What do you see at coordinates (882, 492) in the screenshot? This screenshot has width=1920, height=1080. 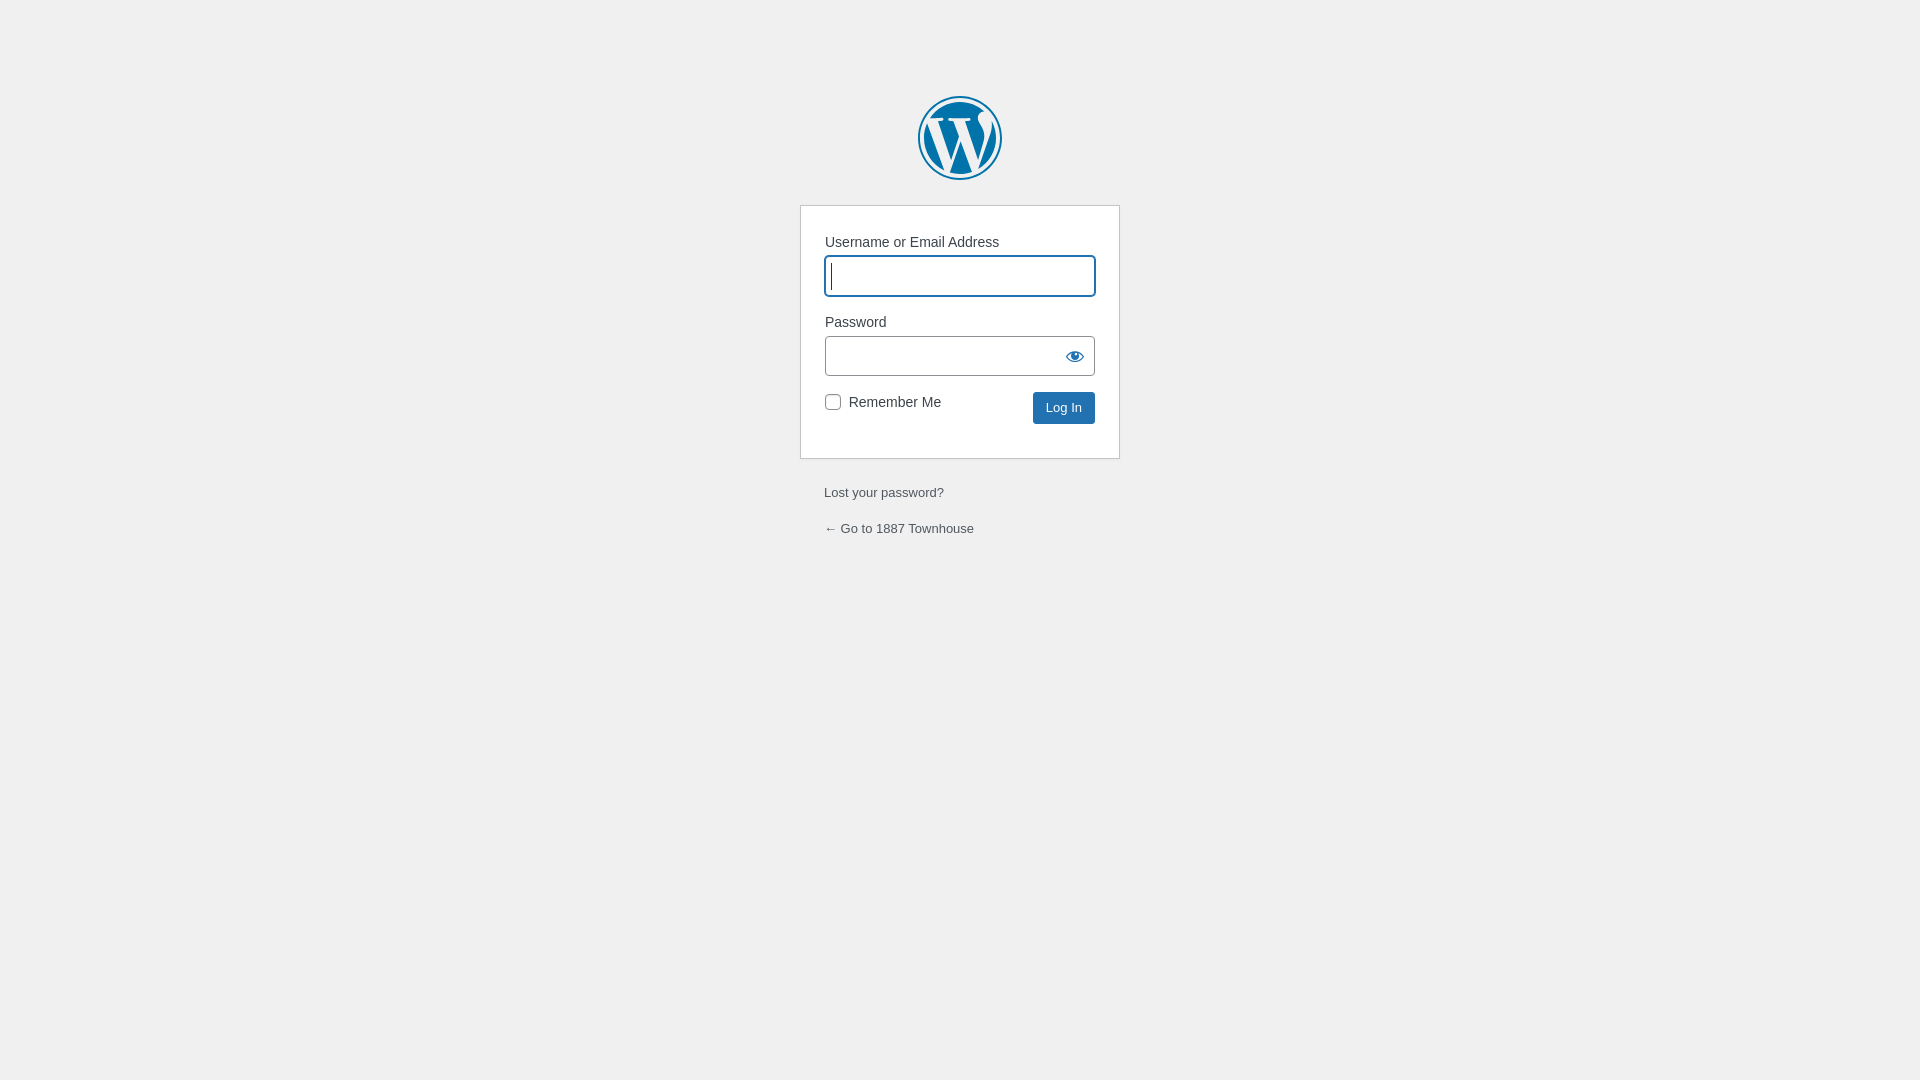 I see `'Lost your password?'` at bounding box center [882, 492].